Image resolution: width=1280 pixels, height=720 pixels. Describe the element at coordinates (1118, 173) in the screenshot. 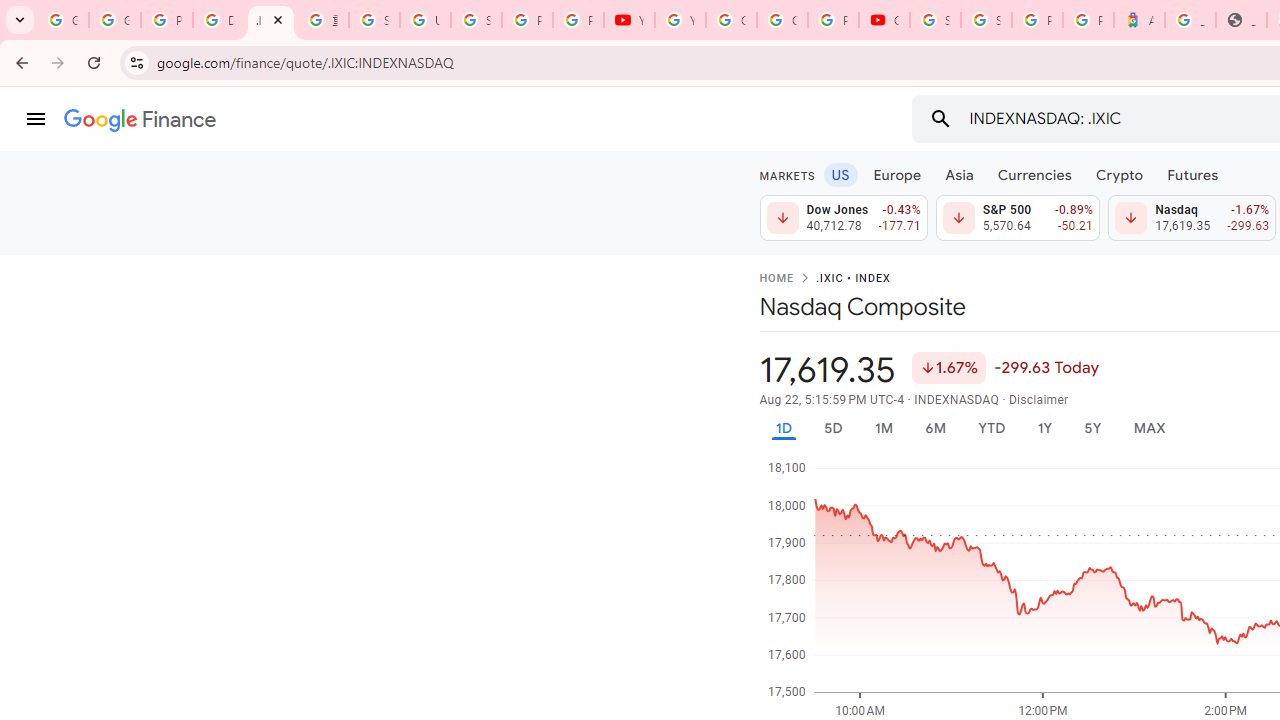

I see `'Crypto'` at that location.